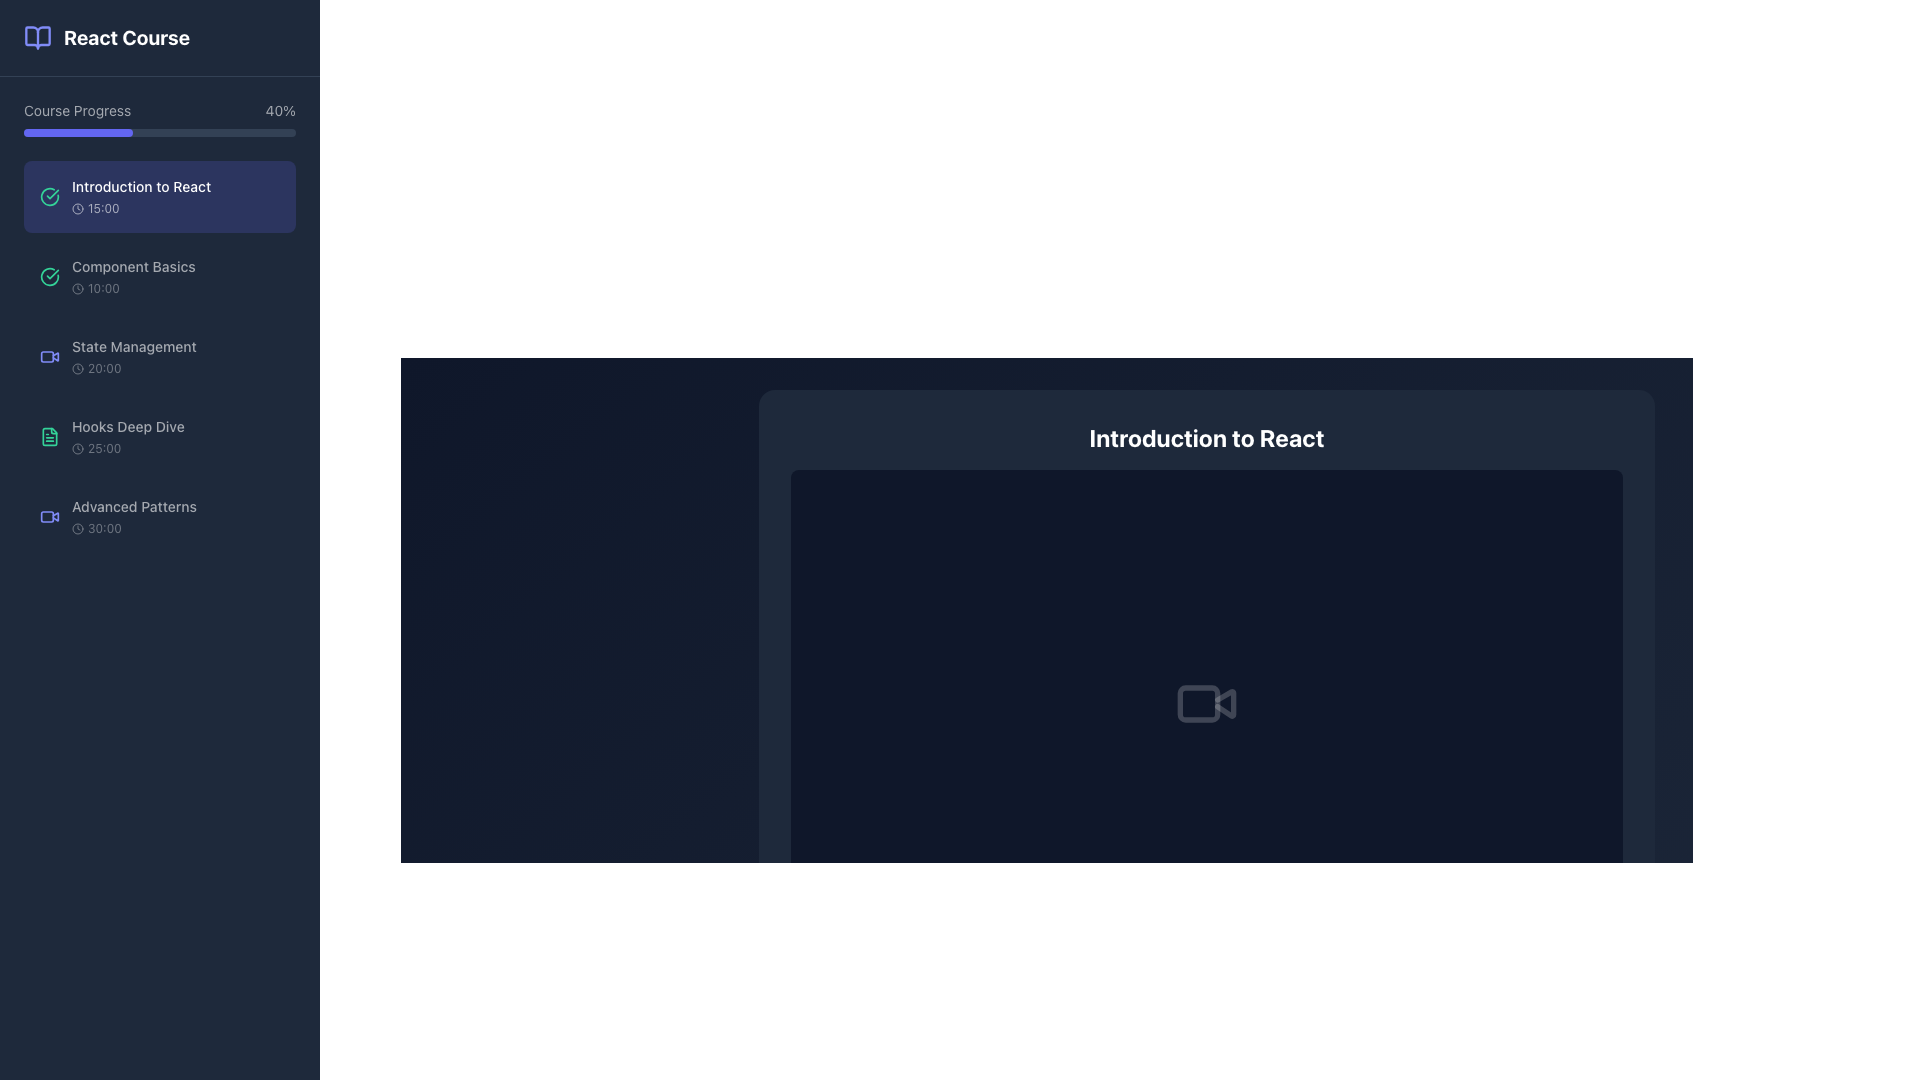 This screenshot has height=1080, width=1920. I want to click on the icon representing the course item, which is positioned to the left of the 'Hooks Deep Dive' text, to visually identify it as a document or textual content related to the course, so click(49, 435).